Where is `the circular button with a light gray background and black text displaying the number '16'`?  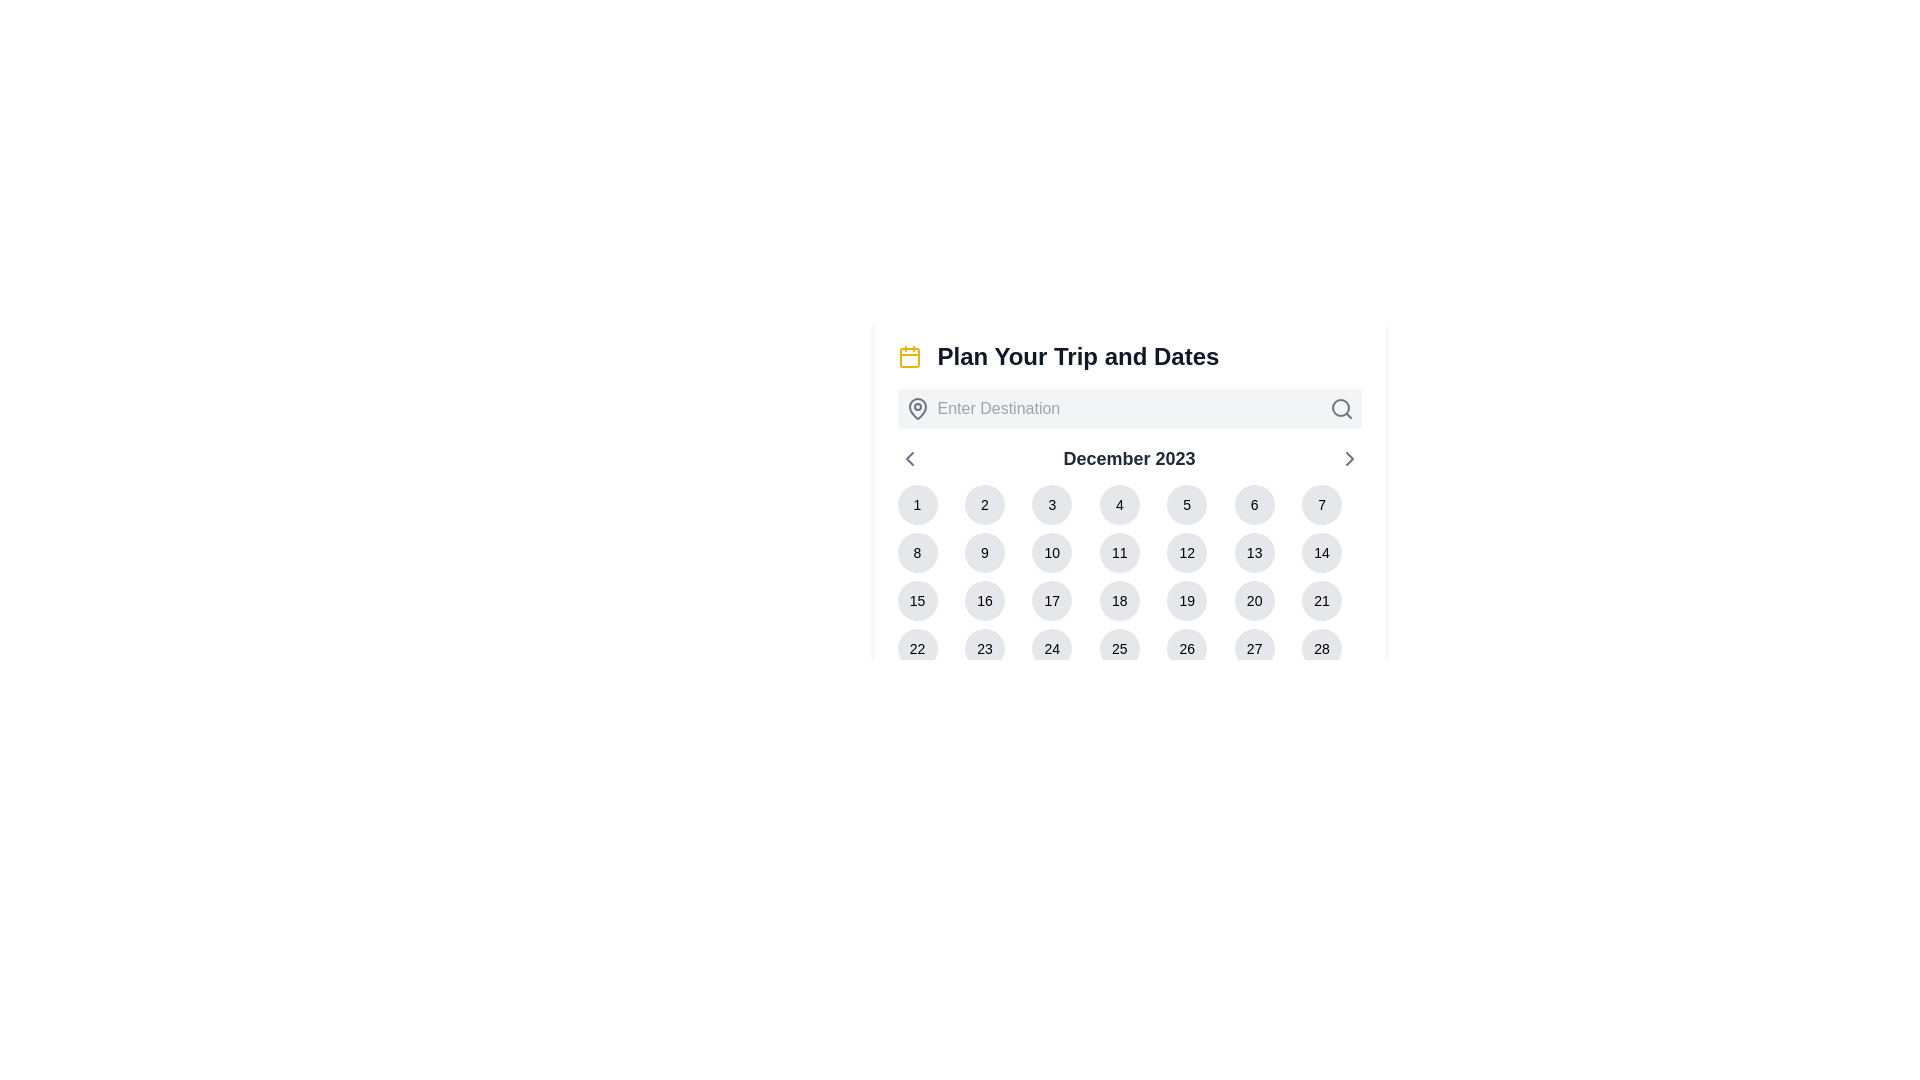 the circular button with a light gray background and black text displaying the number '16' is located at coordinates (984, 600).